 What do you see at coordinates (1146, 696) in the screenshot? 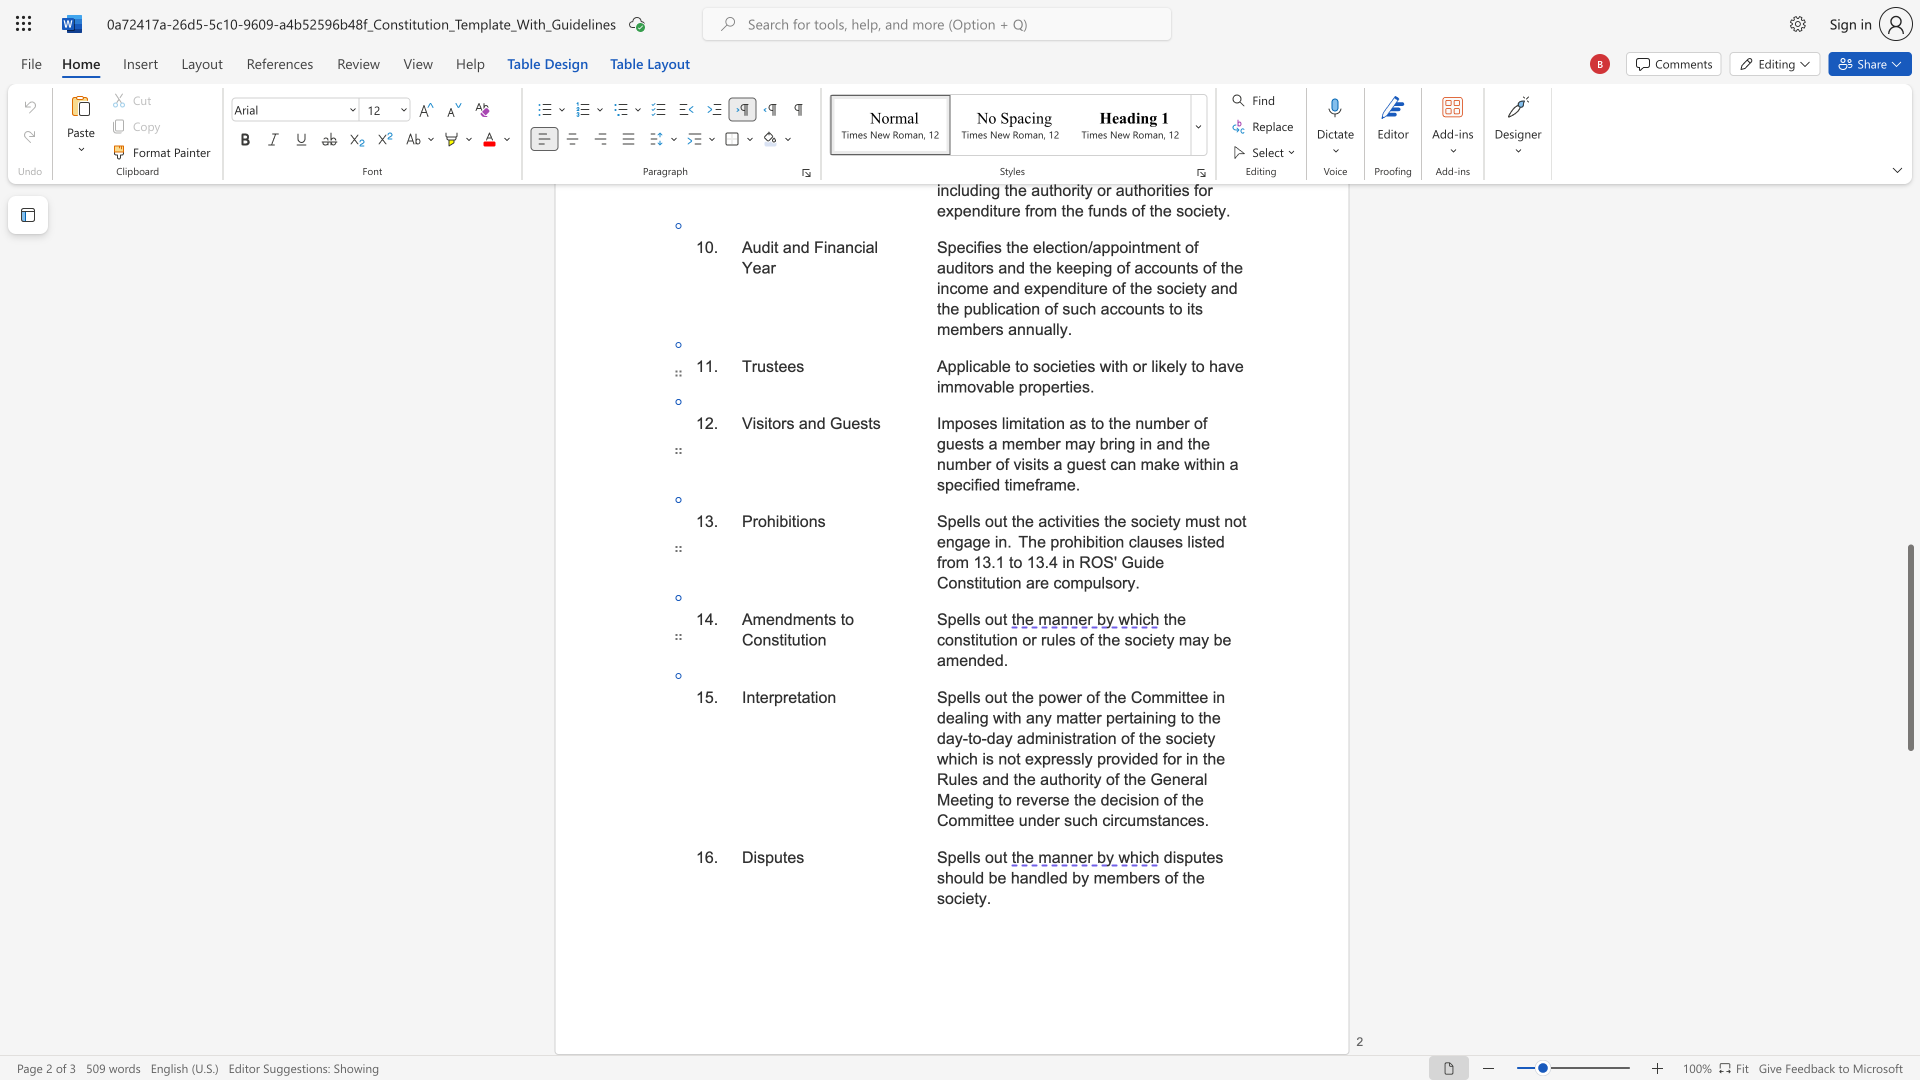
I see `the 4th character "o" in the text` at bounding box center [1146, 696].